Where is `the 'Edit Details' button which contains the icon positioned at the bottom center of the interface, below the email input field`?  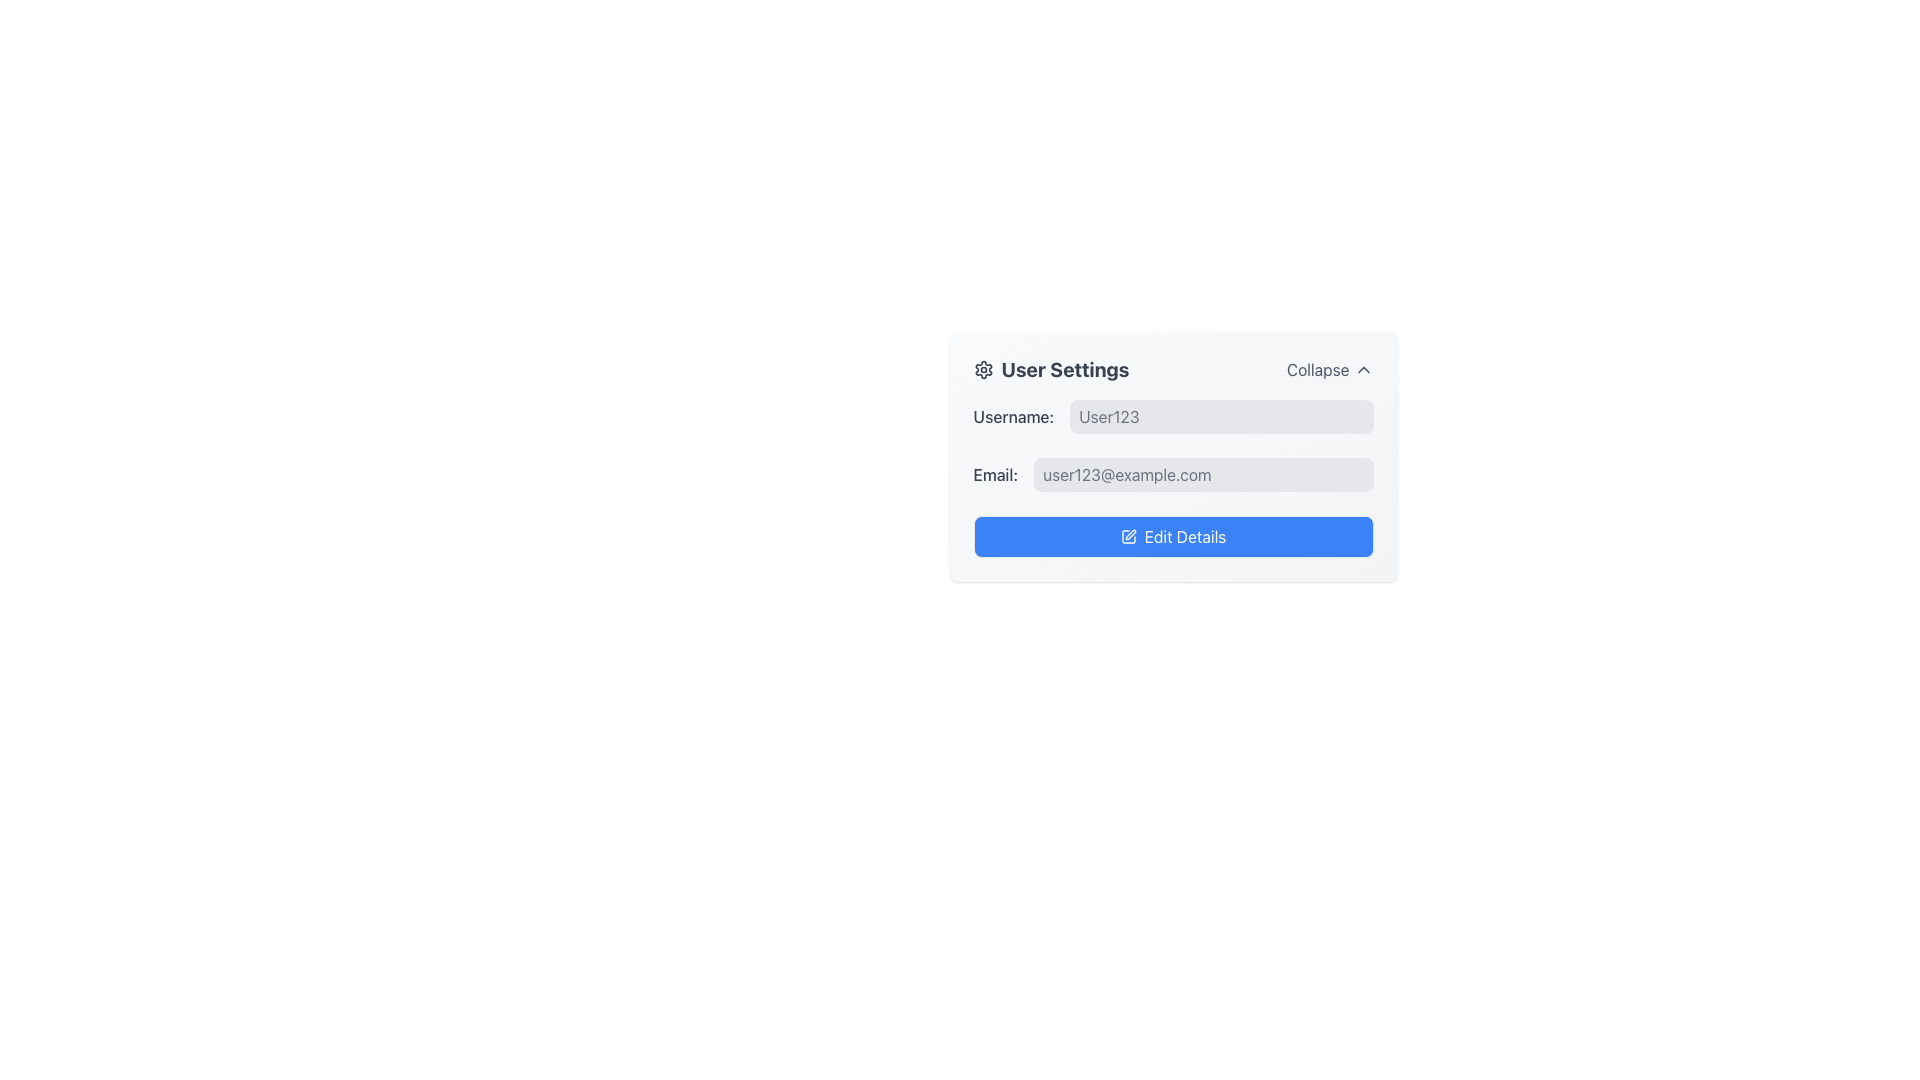 the 'Edit Details' button which contains the icon positioned at the bottom center of the interface, below the email input field is located at coordinates (1129, 534).